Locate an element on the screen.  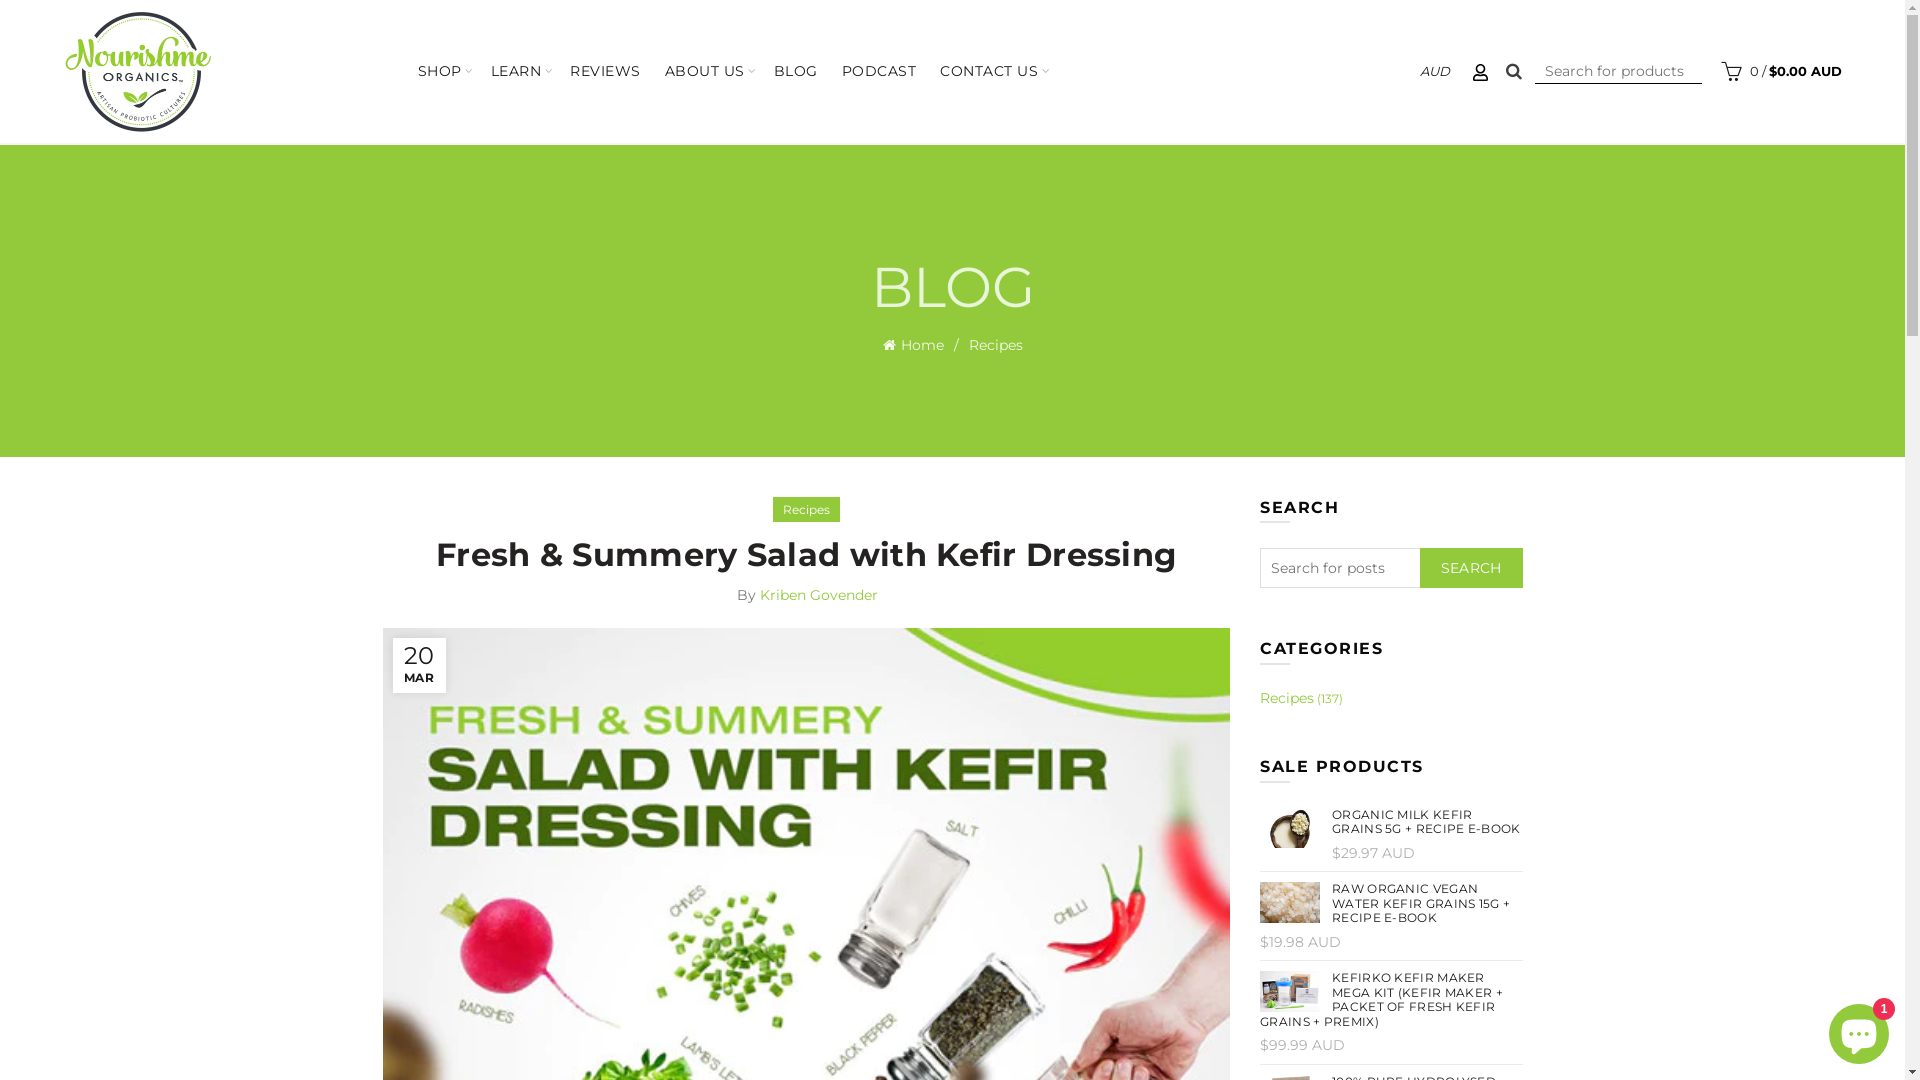
'0 / $0.00 AUD' is located at coordinates (1779, 69).